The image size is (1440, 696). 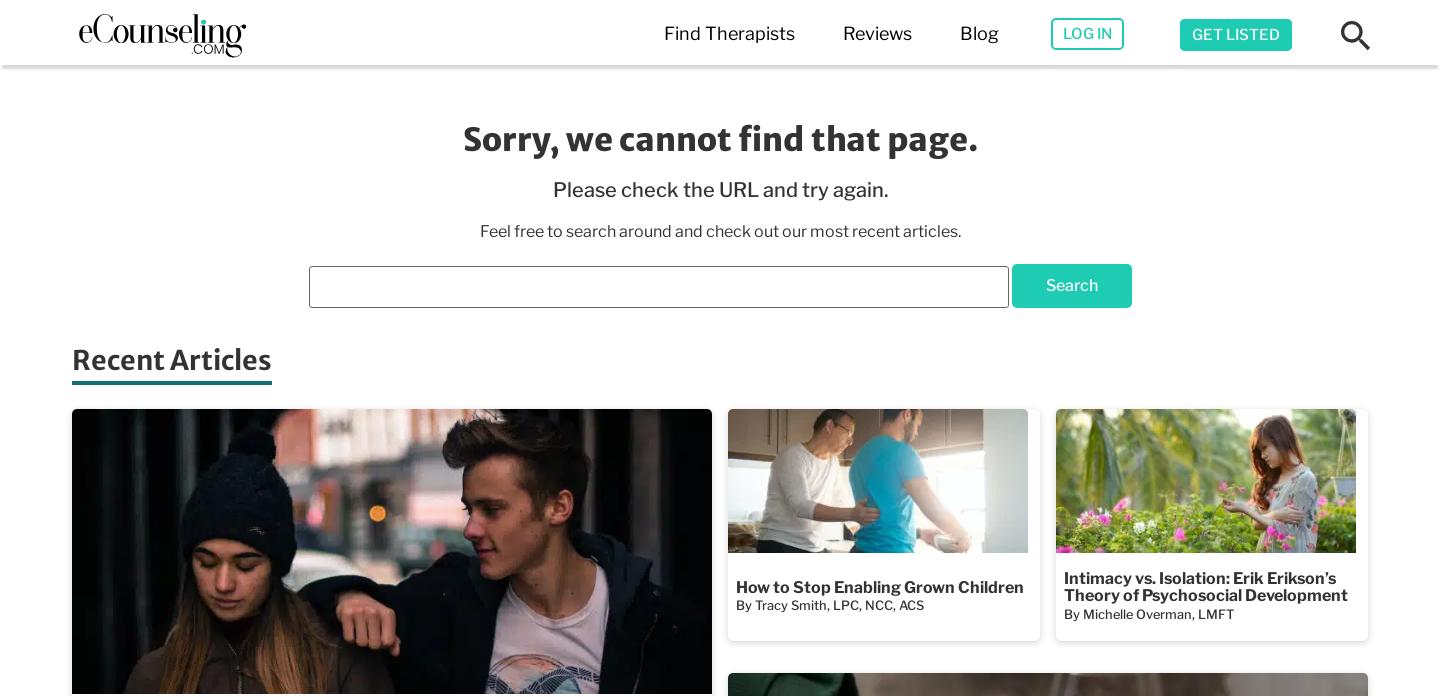 What do you see at coordinates (1308, 111) in the screenshot?
I see `'X'` at bounding box center [1308, 111].